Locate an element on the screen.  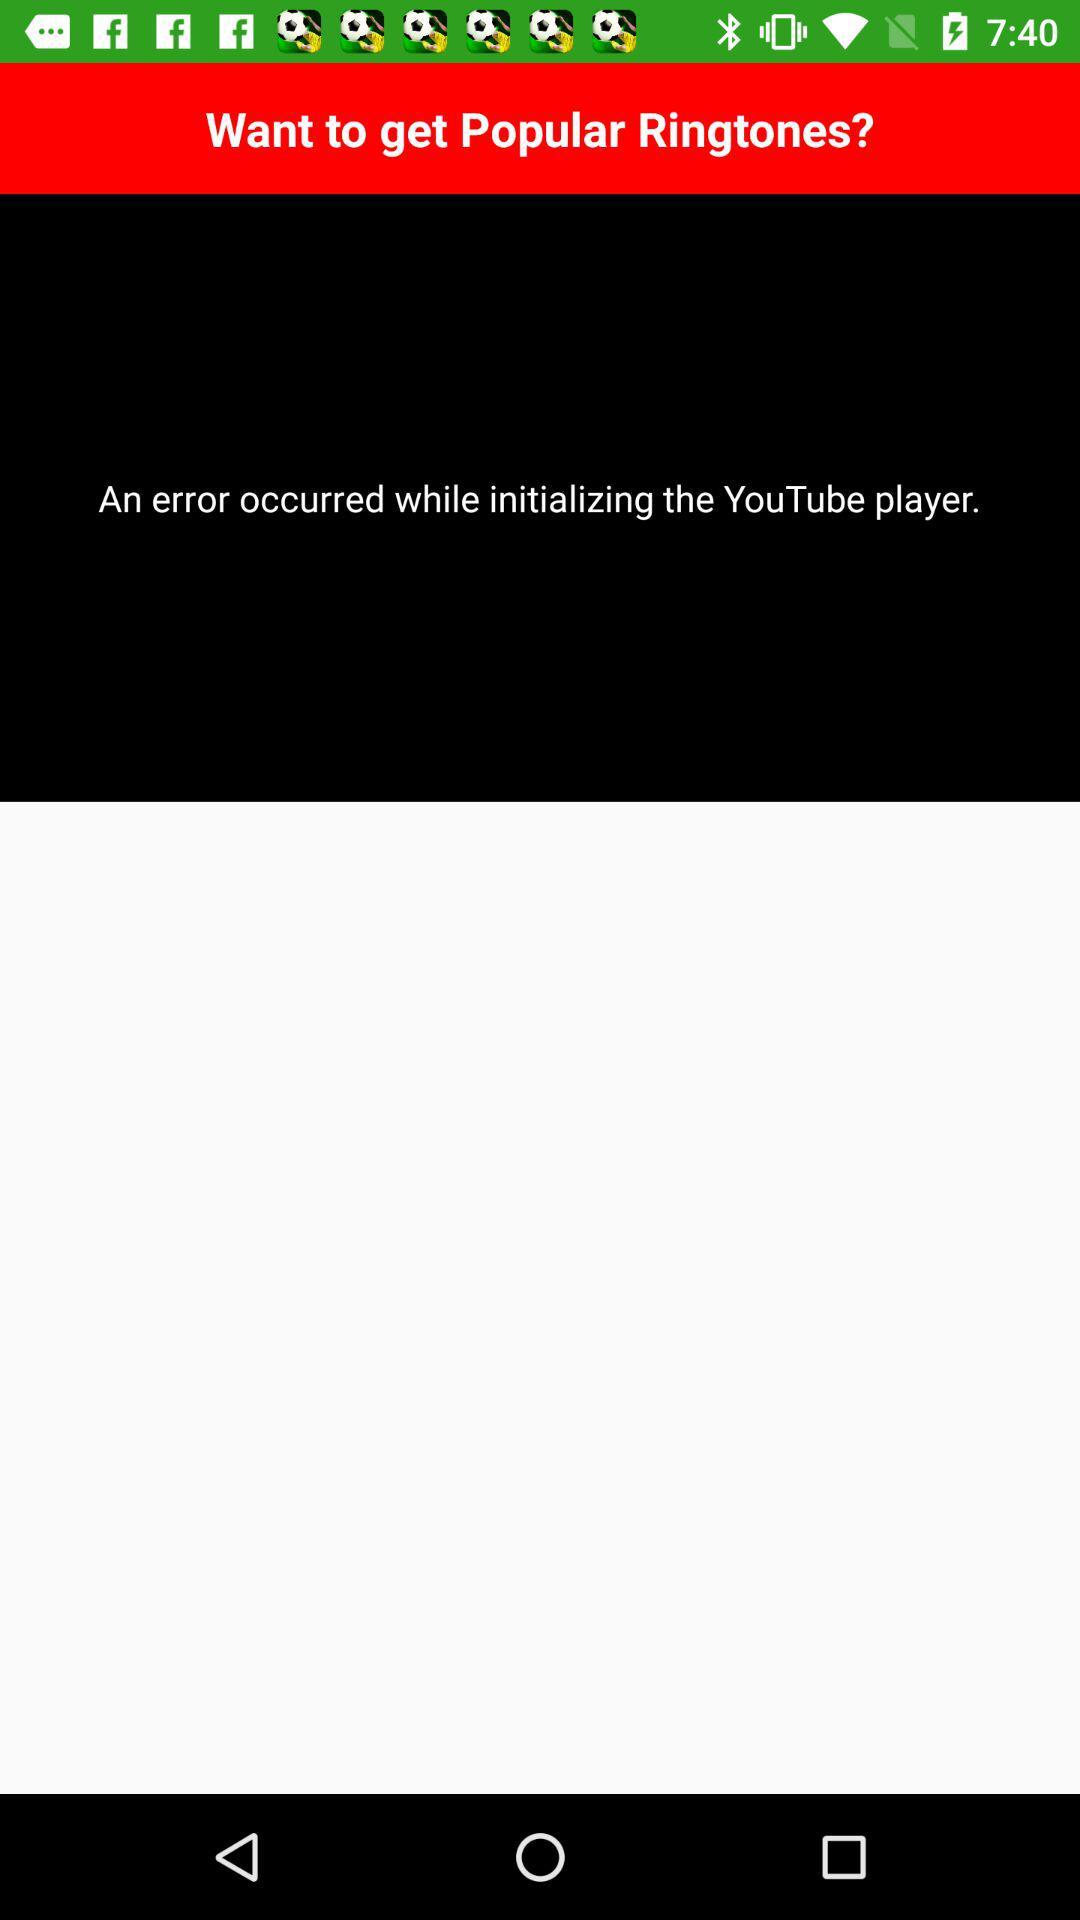
the want to get app is located at coordinates (540, 127).